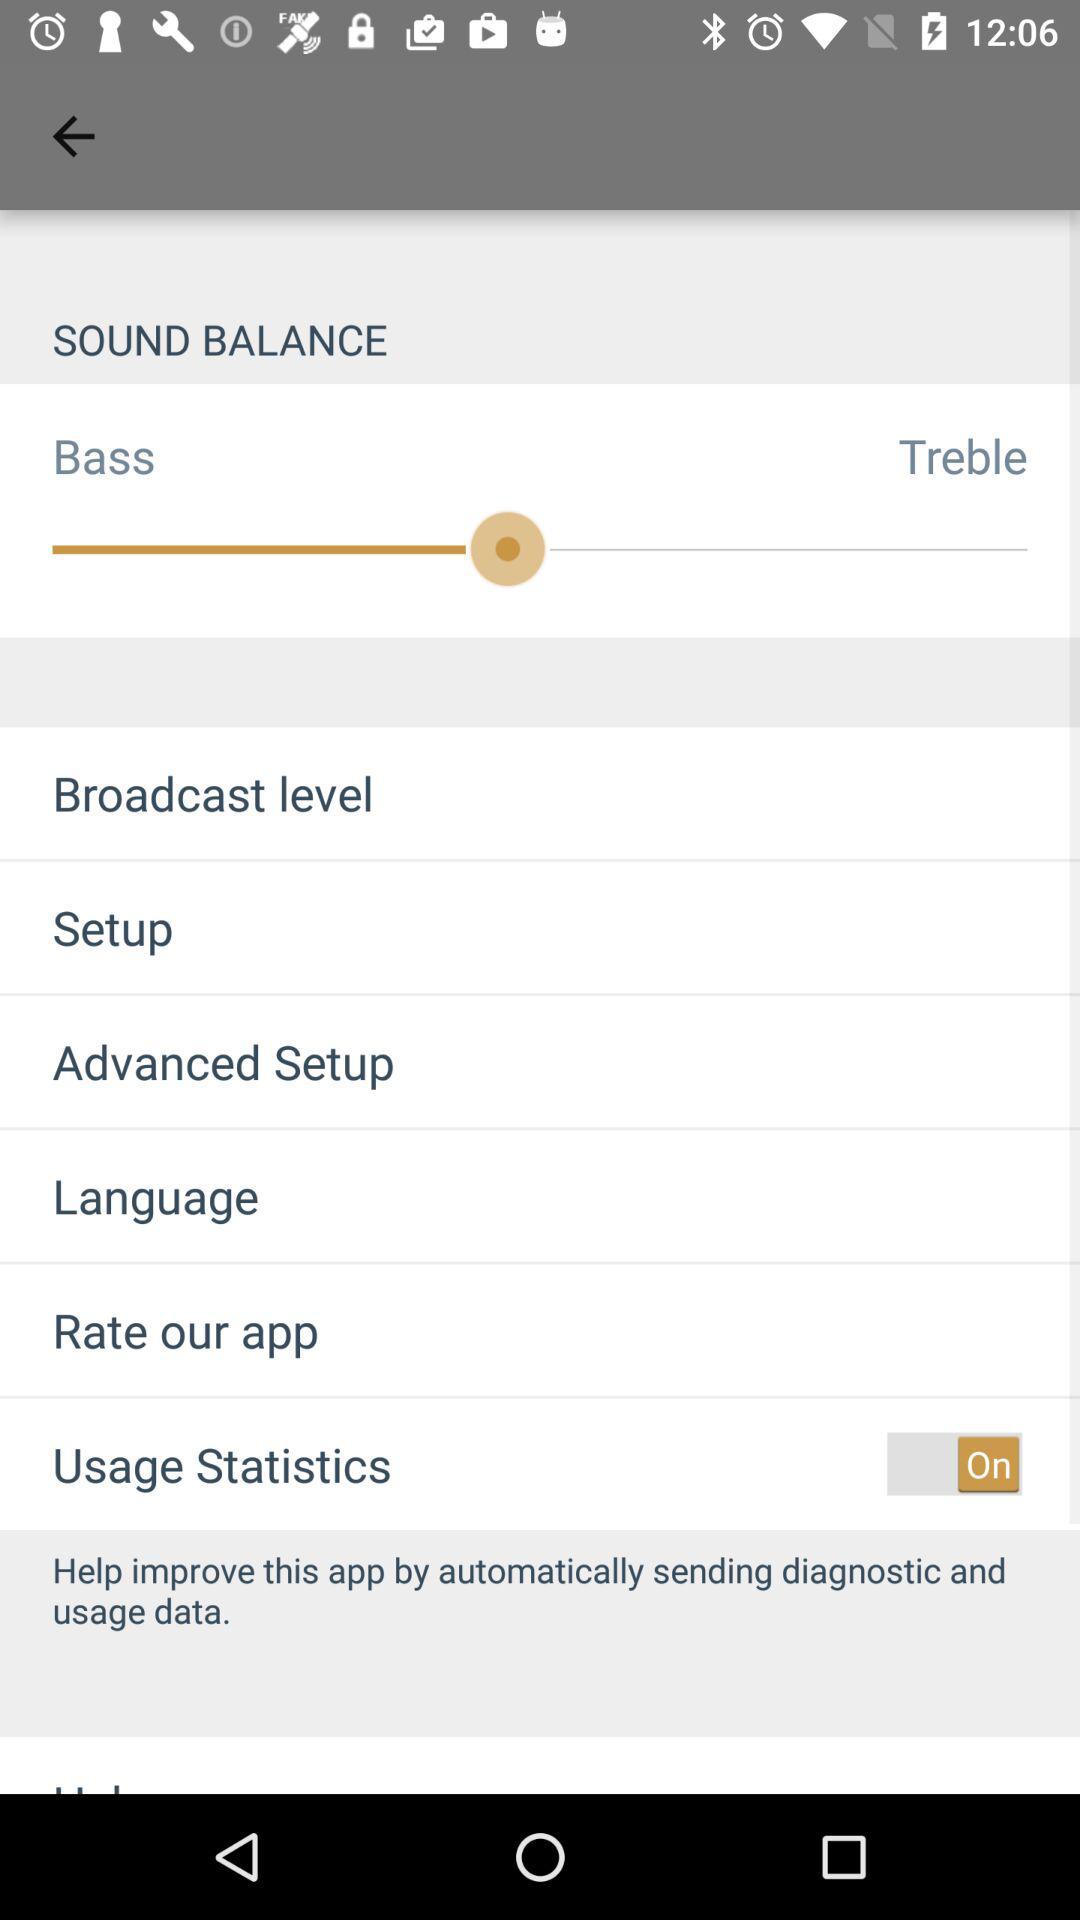 Image resolution: width=1080 pixels, height=1920 pixels. I want to click on the item next to the usage statistics, so click(953, 1464).